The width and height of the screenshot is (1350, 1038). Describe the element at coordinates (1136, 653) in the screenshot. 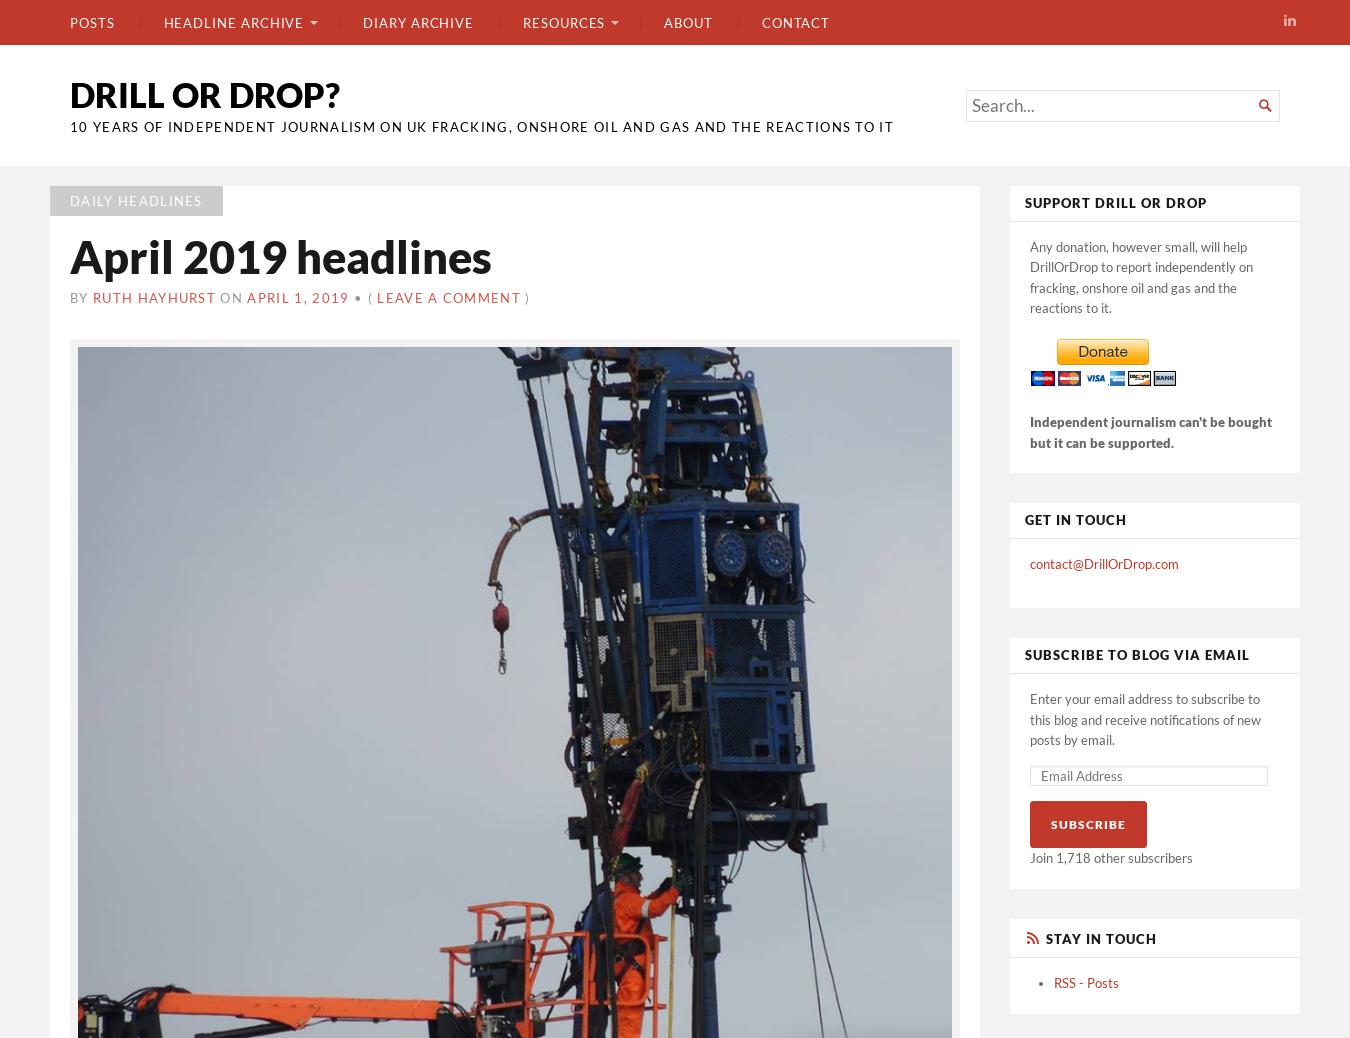

I see `'Subscribe to Blog via Email'` at that location.